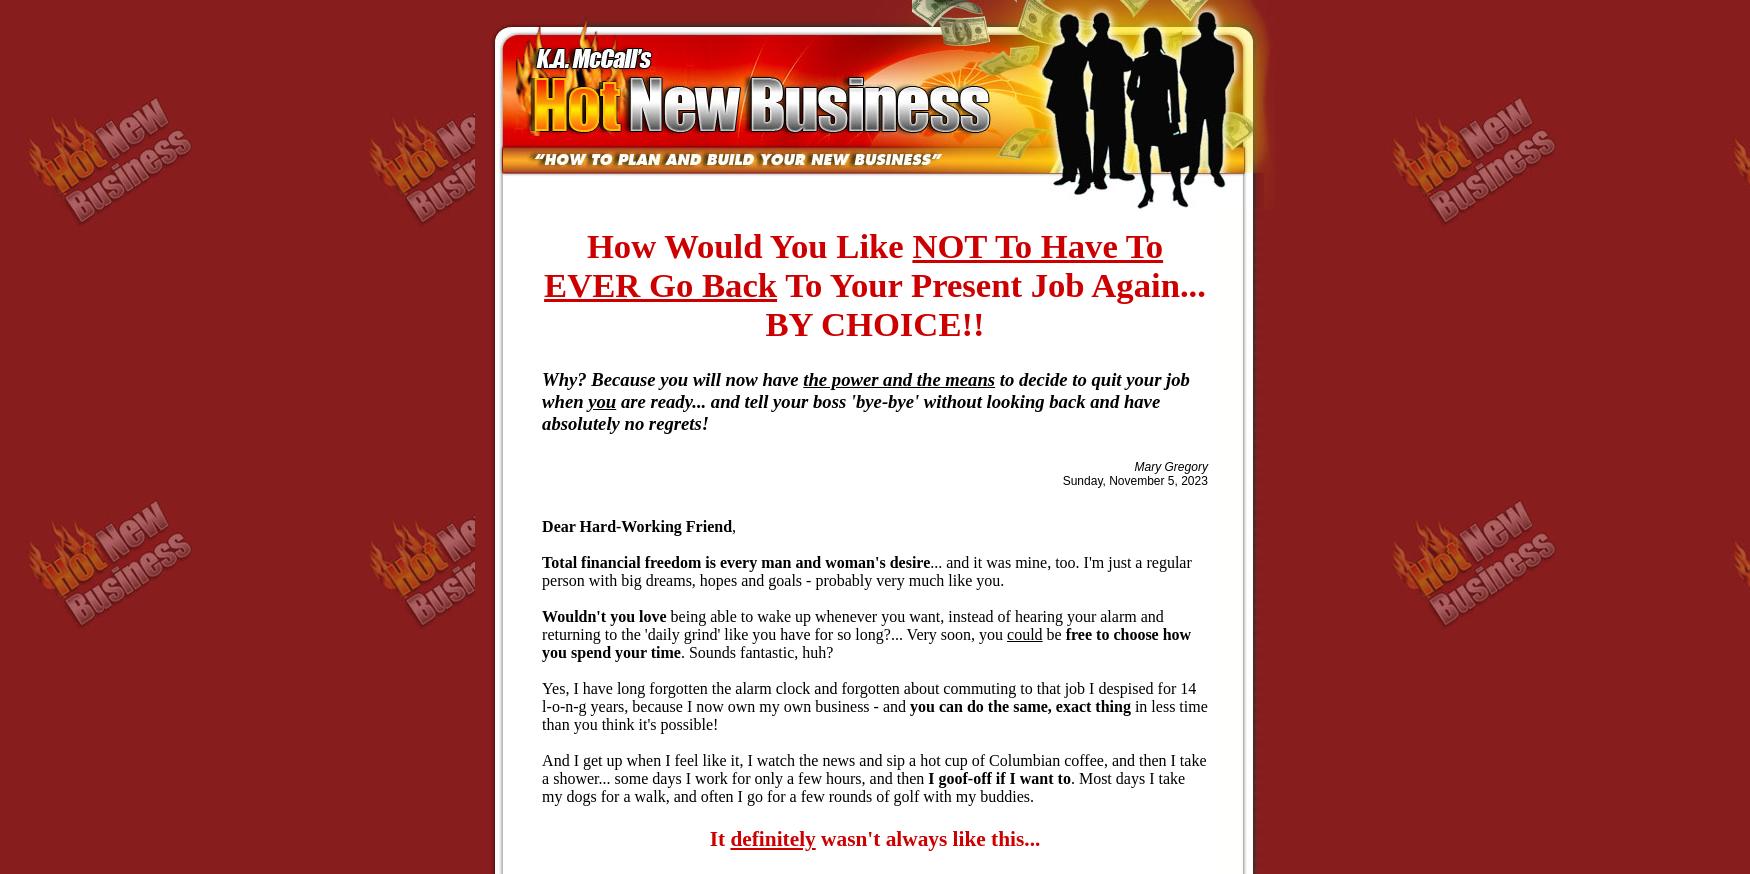 This screenshot has width=1750, height=874. I want to click on 'wasn't always like this...', so click(926, 839).